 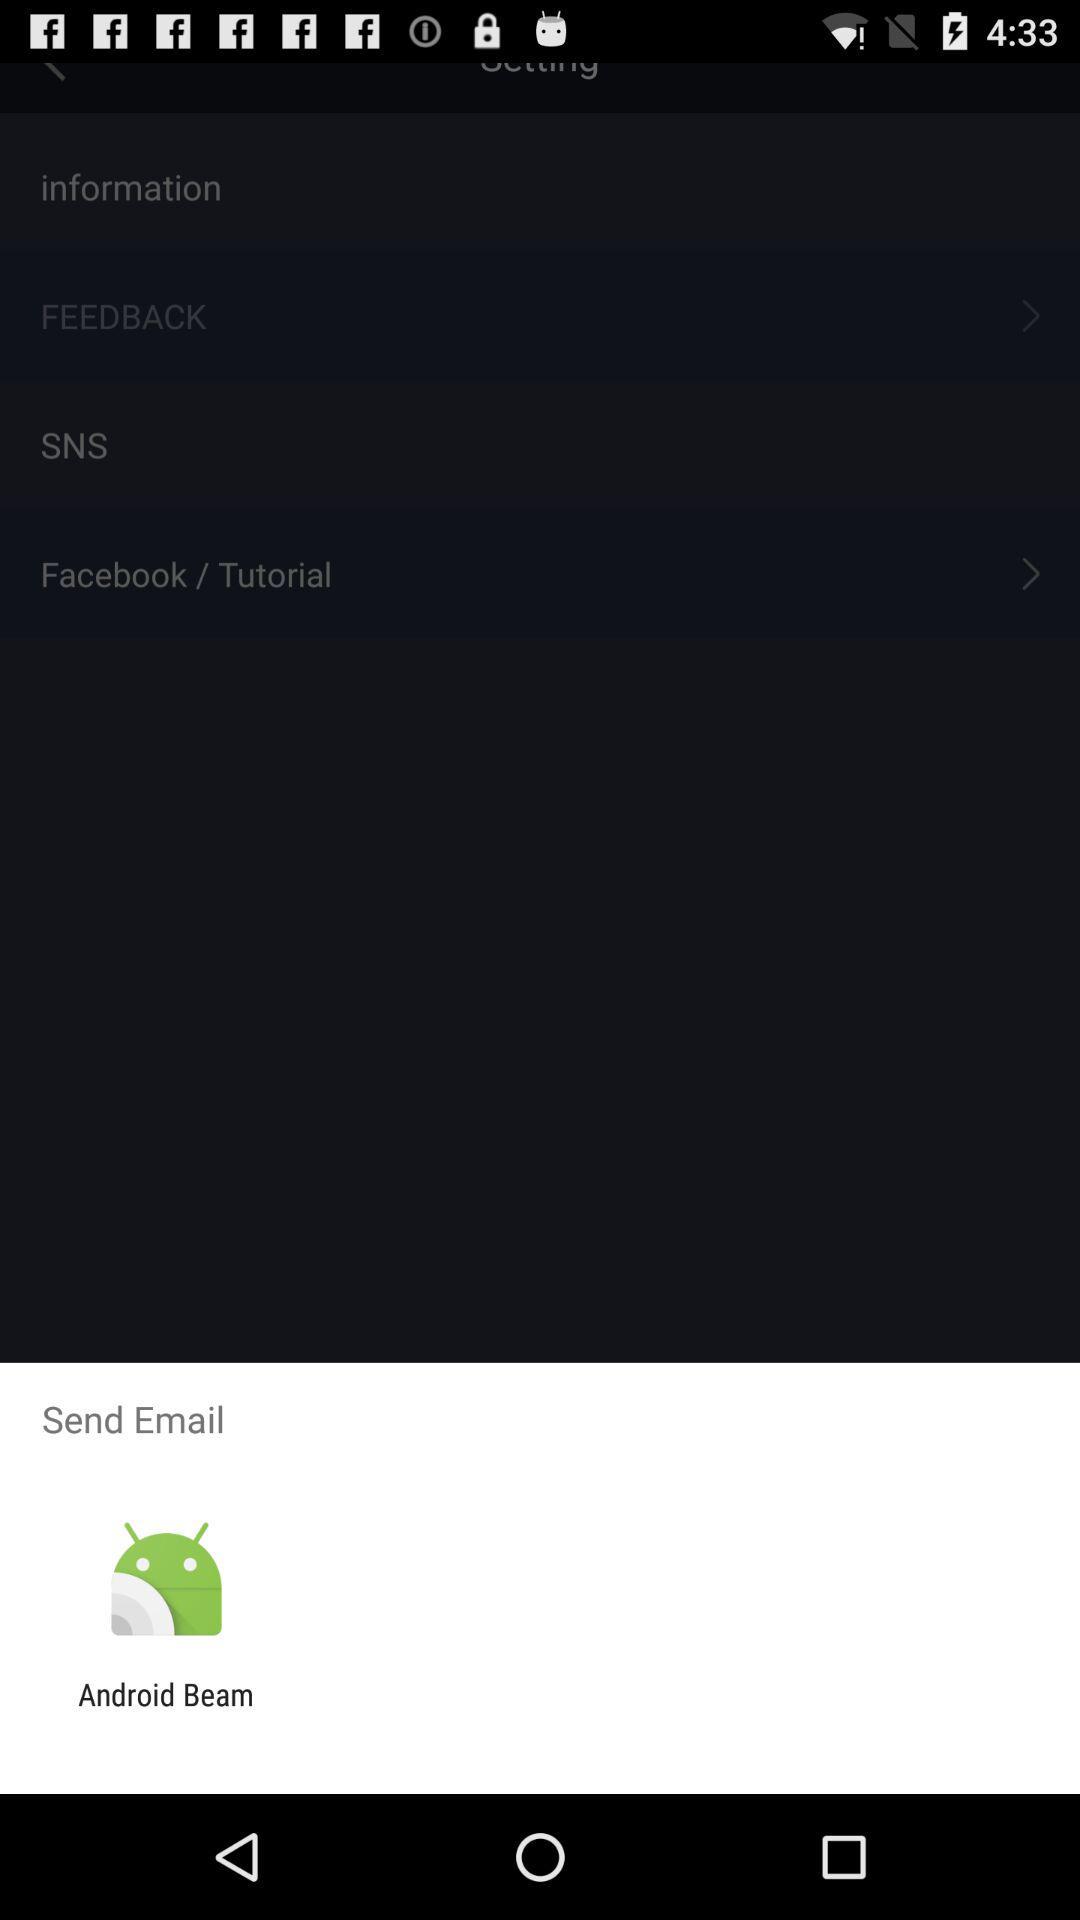 What do you see at coordinates (165, 1579) in the screenshot?
I see `the icon below the send email` at bounding box center [165, 1579].